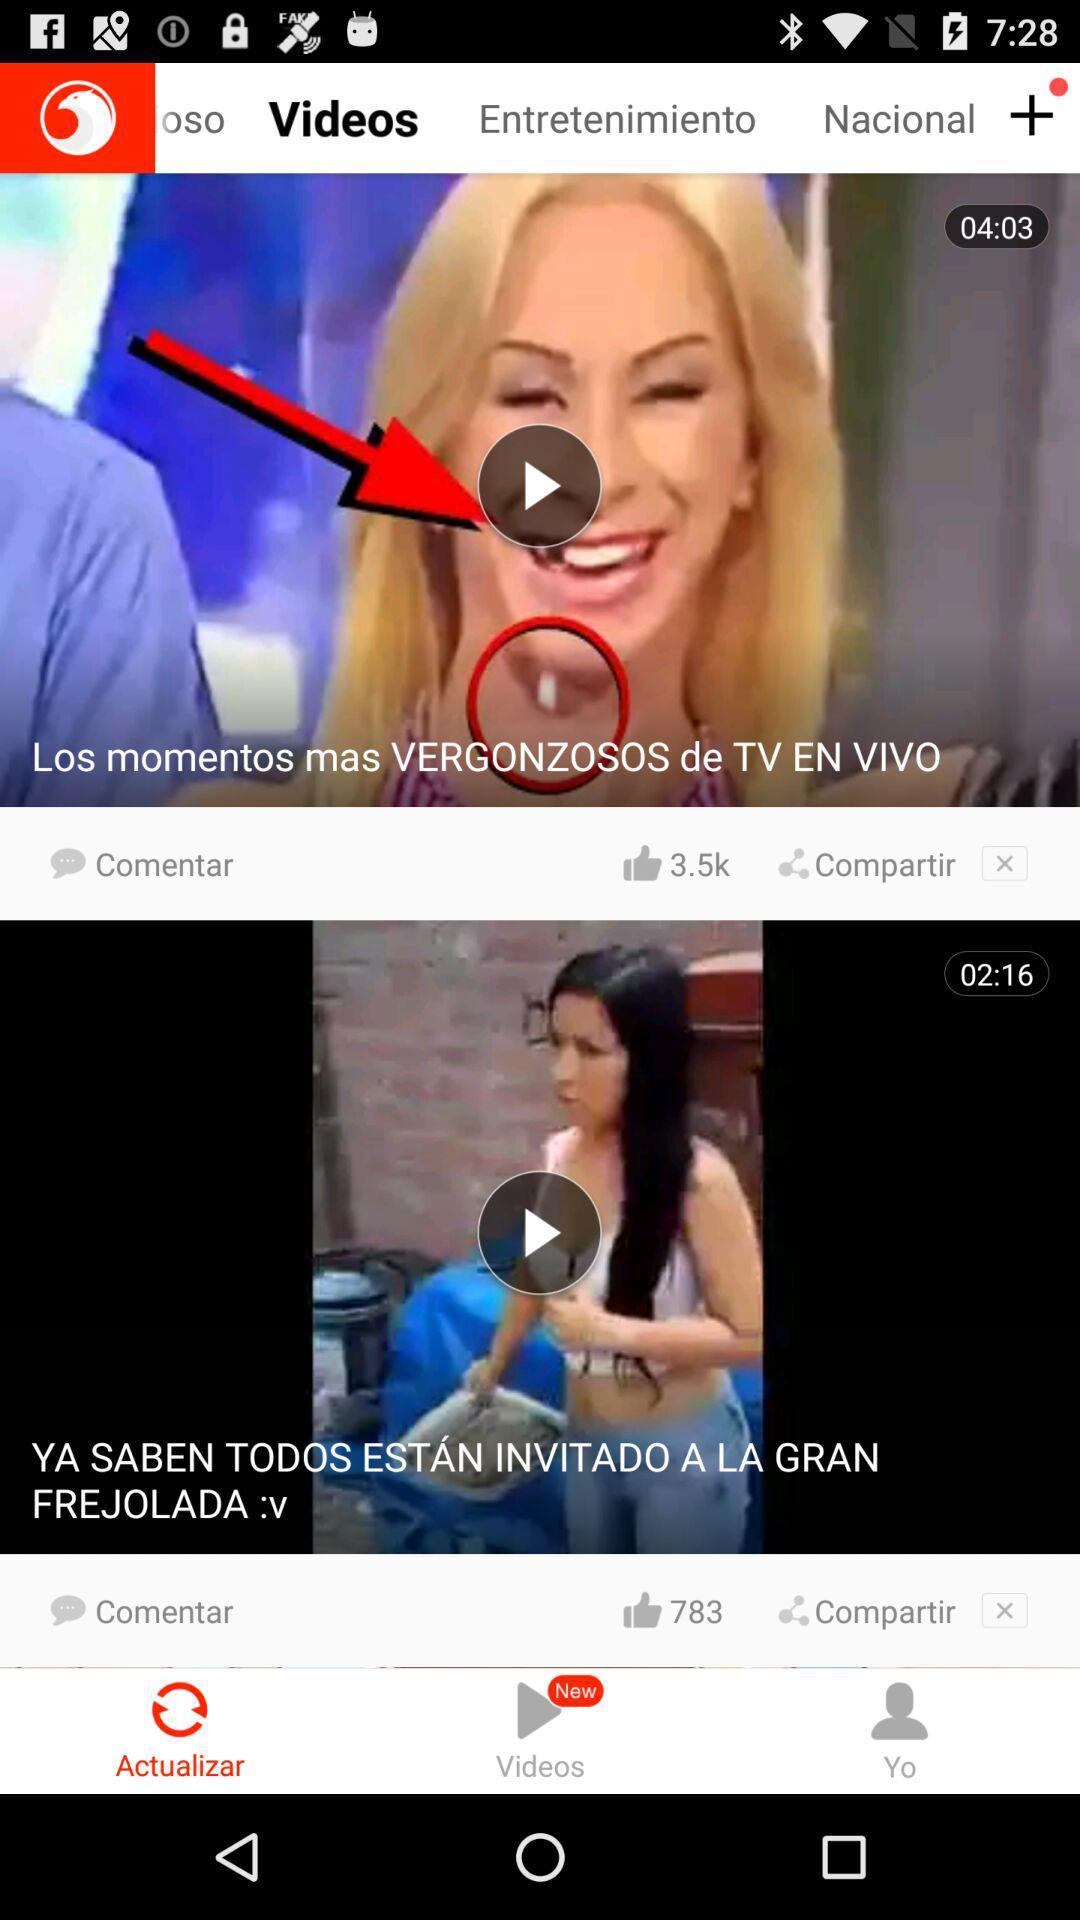 The height and width of the screenshot is (1920, 1080). Describe the element at coordinates (1028, 123) in the screenshot. I see `the add icon` at that location.